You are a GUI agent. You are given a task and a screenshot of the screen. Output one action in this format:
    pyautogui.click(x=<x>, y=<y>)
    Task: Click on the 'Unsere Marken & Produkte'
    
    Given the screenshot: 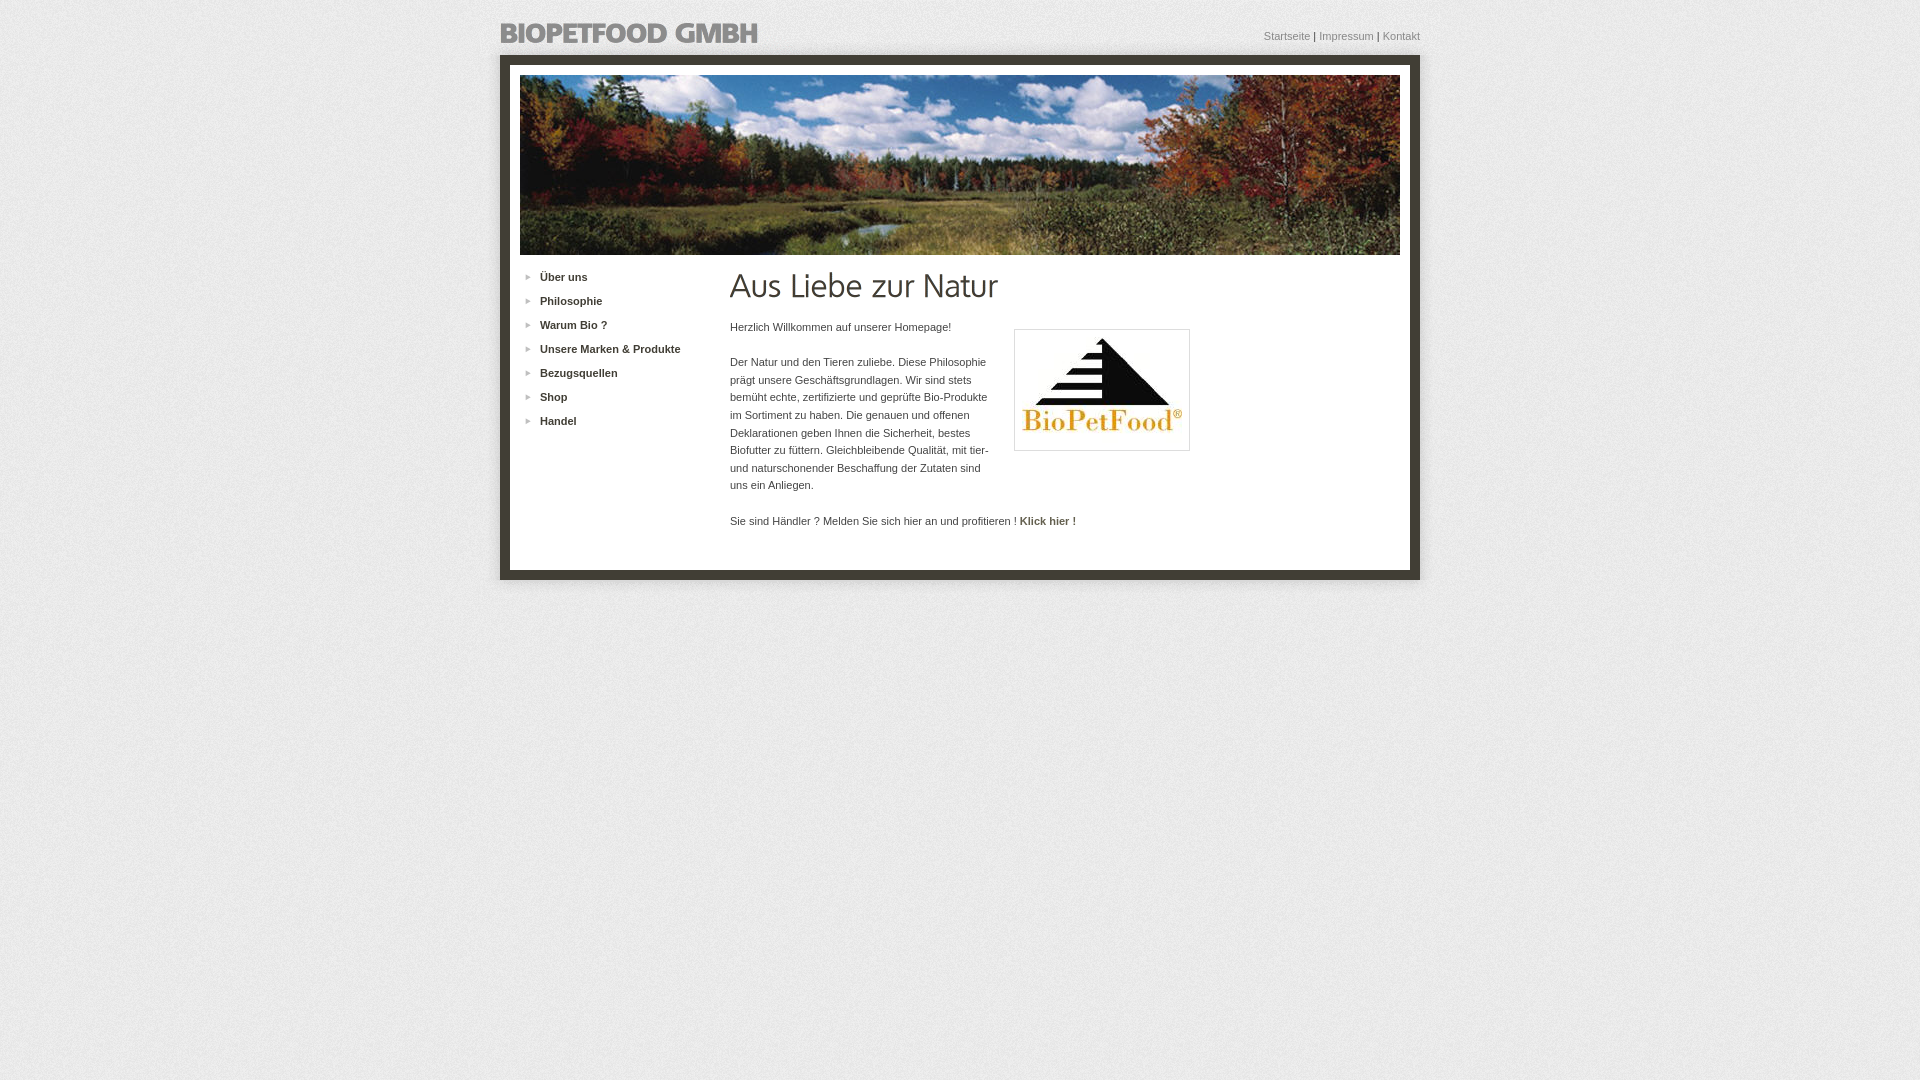 What is the action you would take?
    pyautogui.click(x=618, y=347)
    